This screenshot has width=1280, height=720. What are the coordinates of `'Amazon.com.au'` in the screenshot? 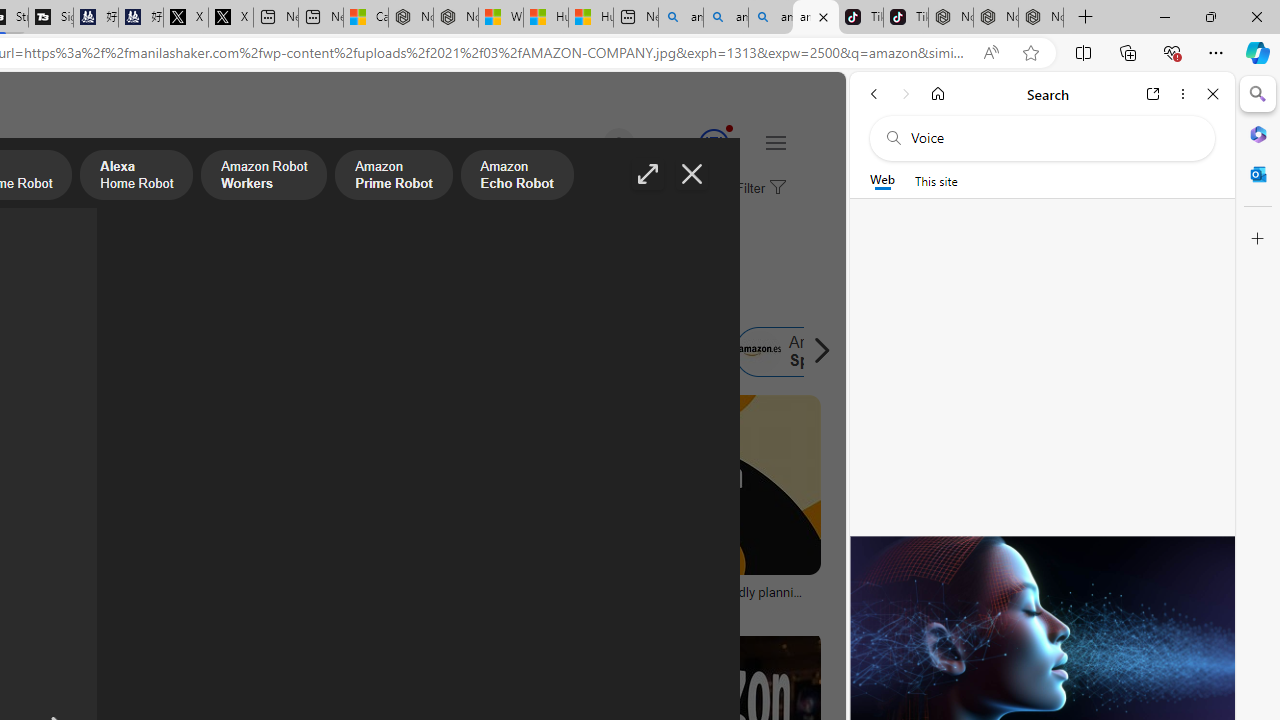 It's located at (269, 351).